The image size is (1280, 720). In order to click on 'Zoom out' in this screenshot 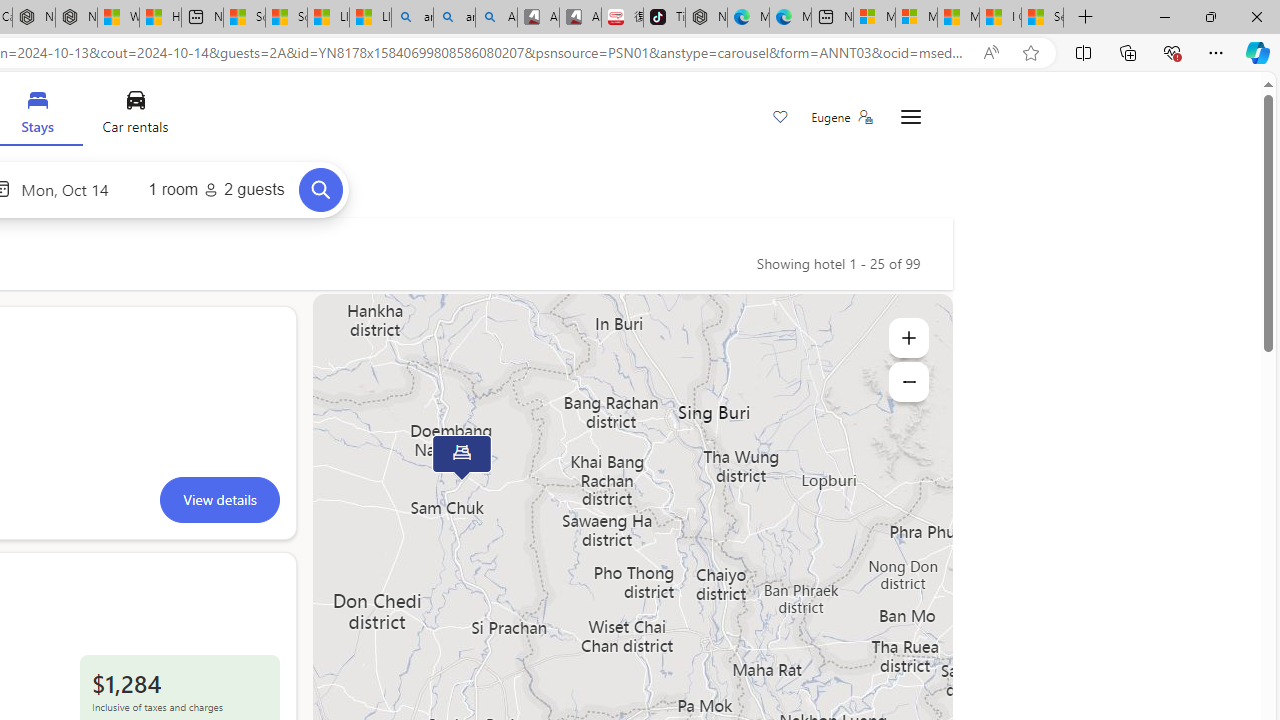, I will do `click(907, 381)`.